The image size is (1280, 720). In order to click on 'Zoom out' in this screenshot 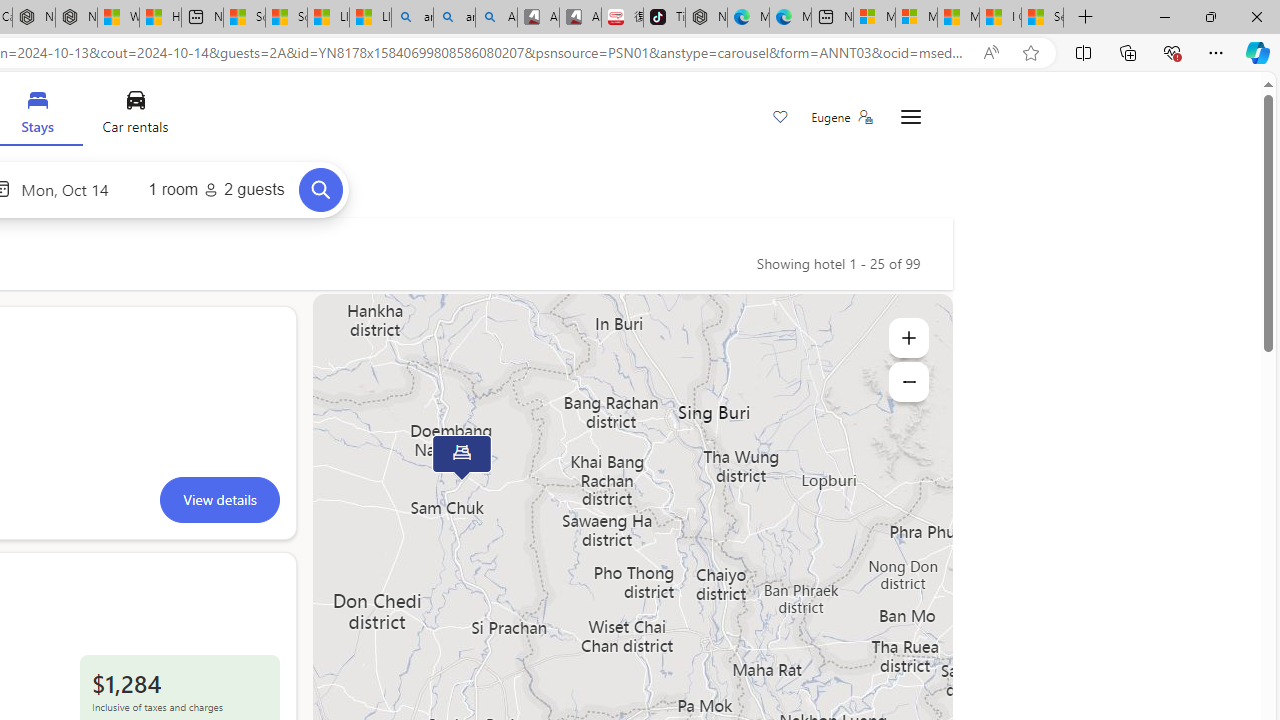, I will do `click(907, 381)`.